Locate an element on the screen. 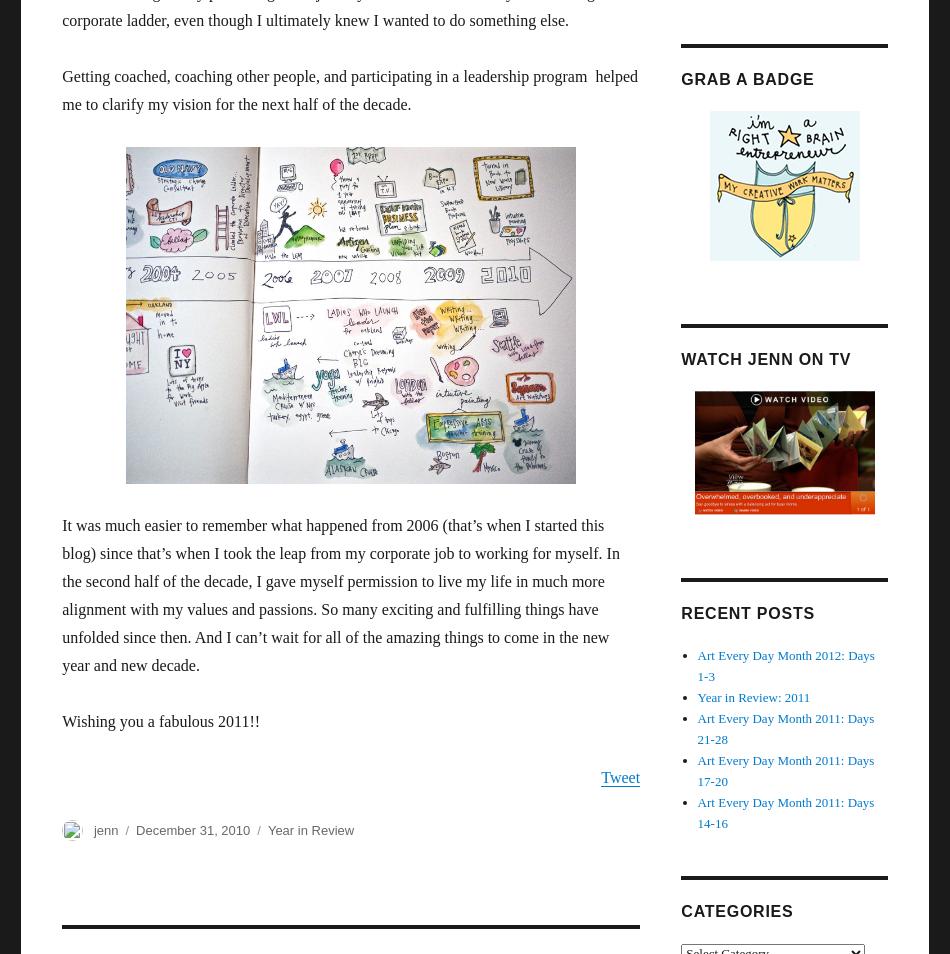 Image resolution: width=950 pixels, height=954 pixels. 'Art Every Day Month 2011: Days 17-20' is located at coordinates (784, 769).